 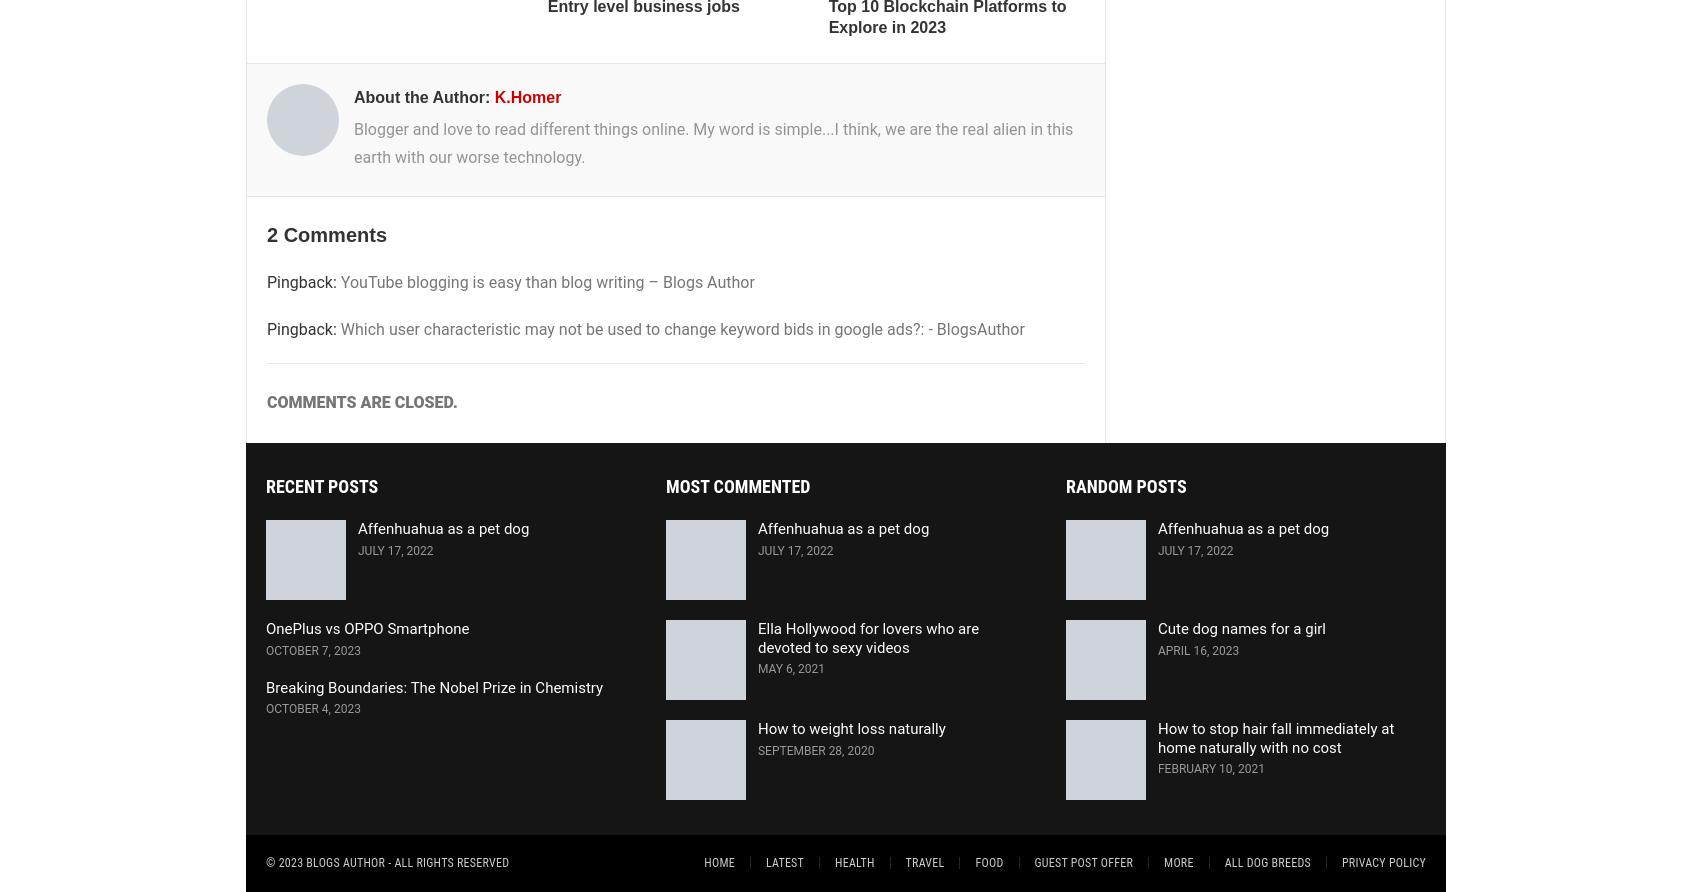 I want to click on 'How to weight loss naturally', so click(x=850, y=727).